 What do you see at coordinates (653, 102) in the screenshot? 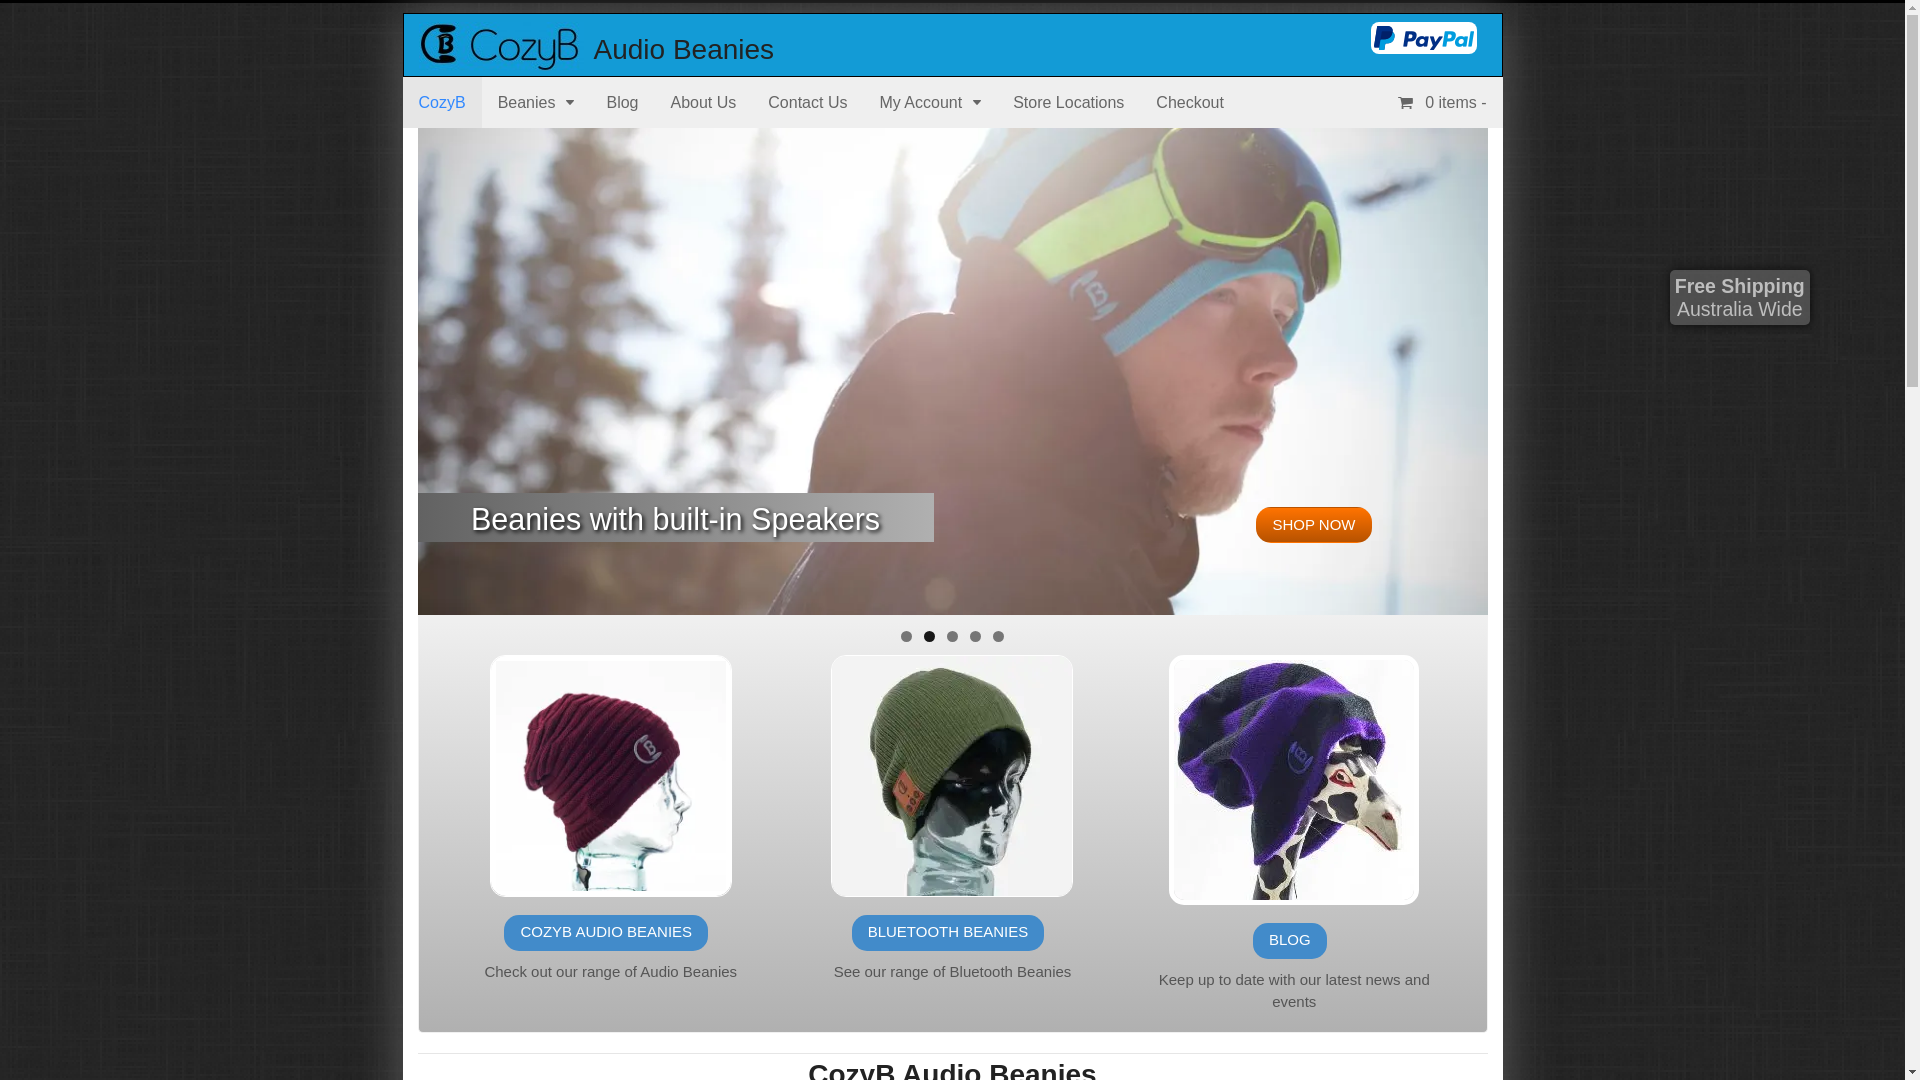
I see `'About Us'` at bounding box center [653, 102].